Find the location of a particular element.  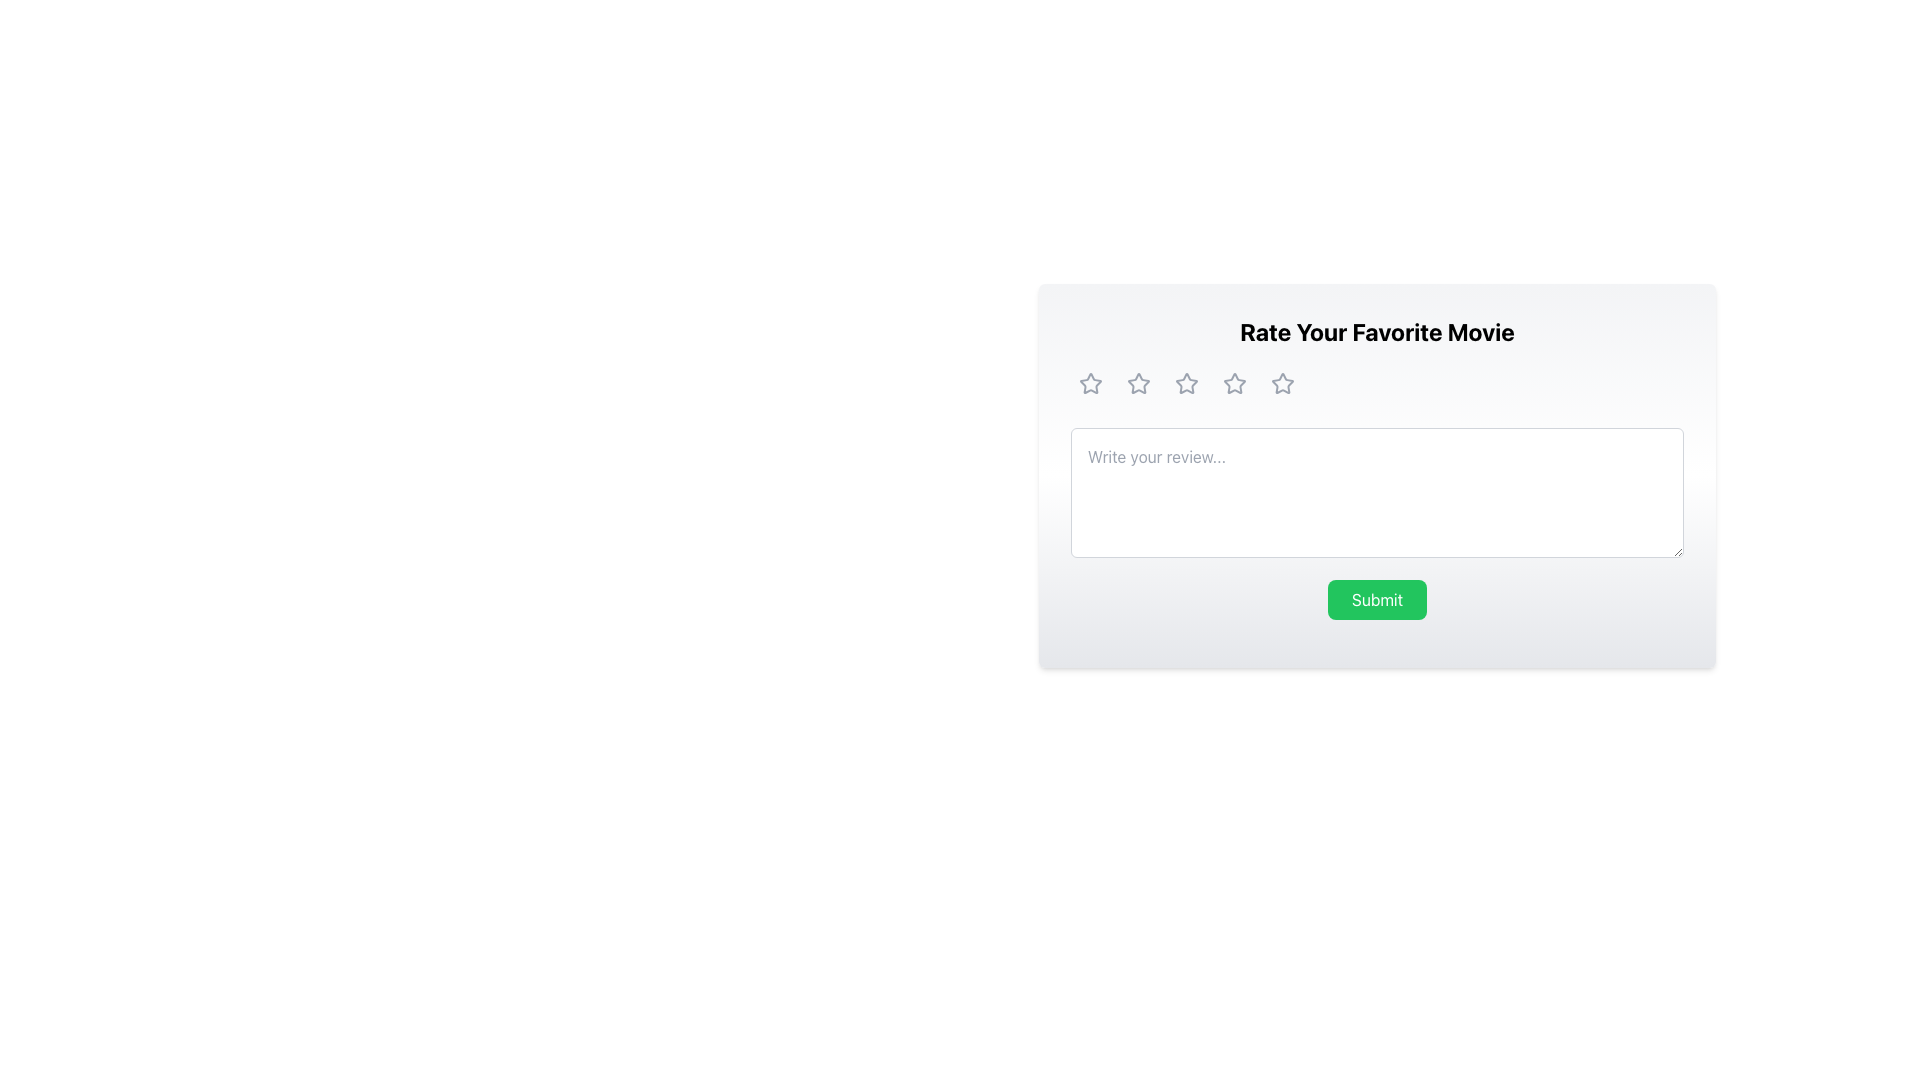

the first star icon is located at coordinates (1089, 384).